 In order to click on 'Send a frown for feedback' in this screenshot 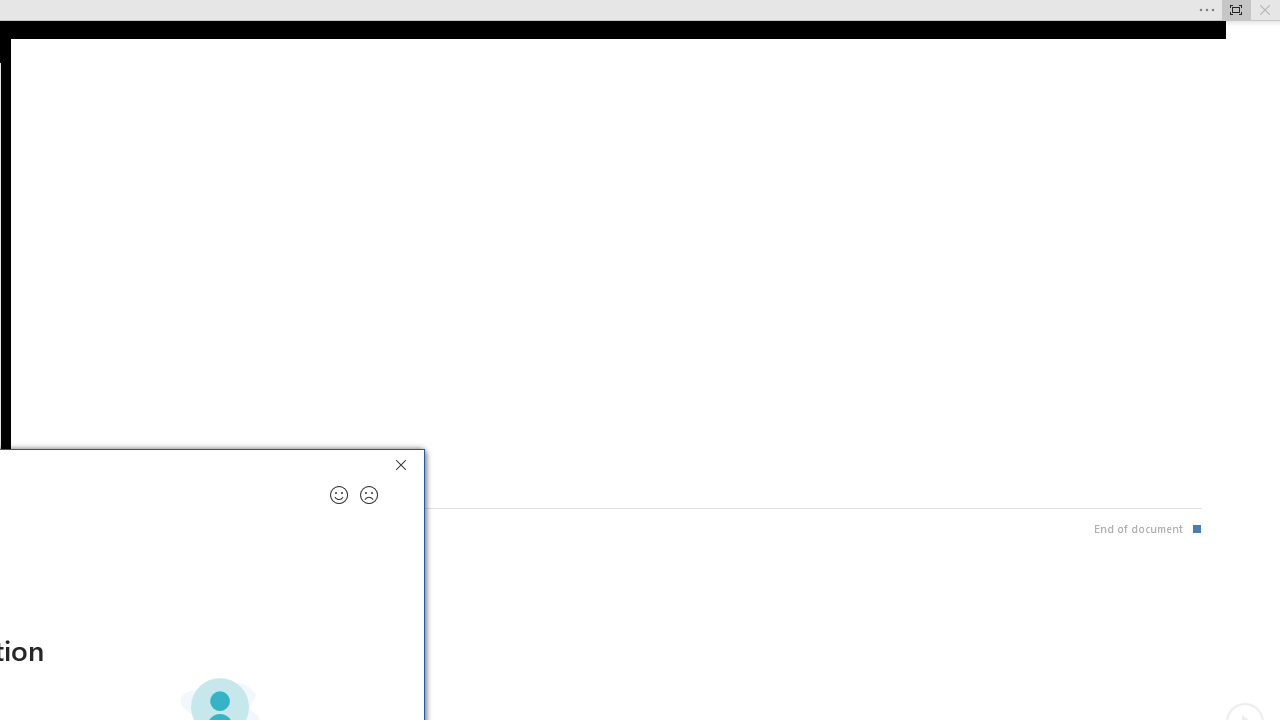, I will do `click(369, 495)`.